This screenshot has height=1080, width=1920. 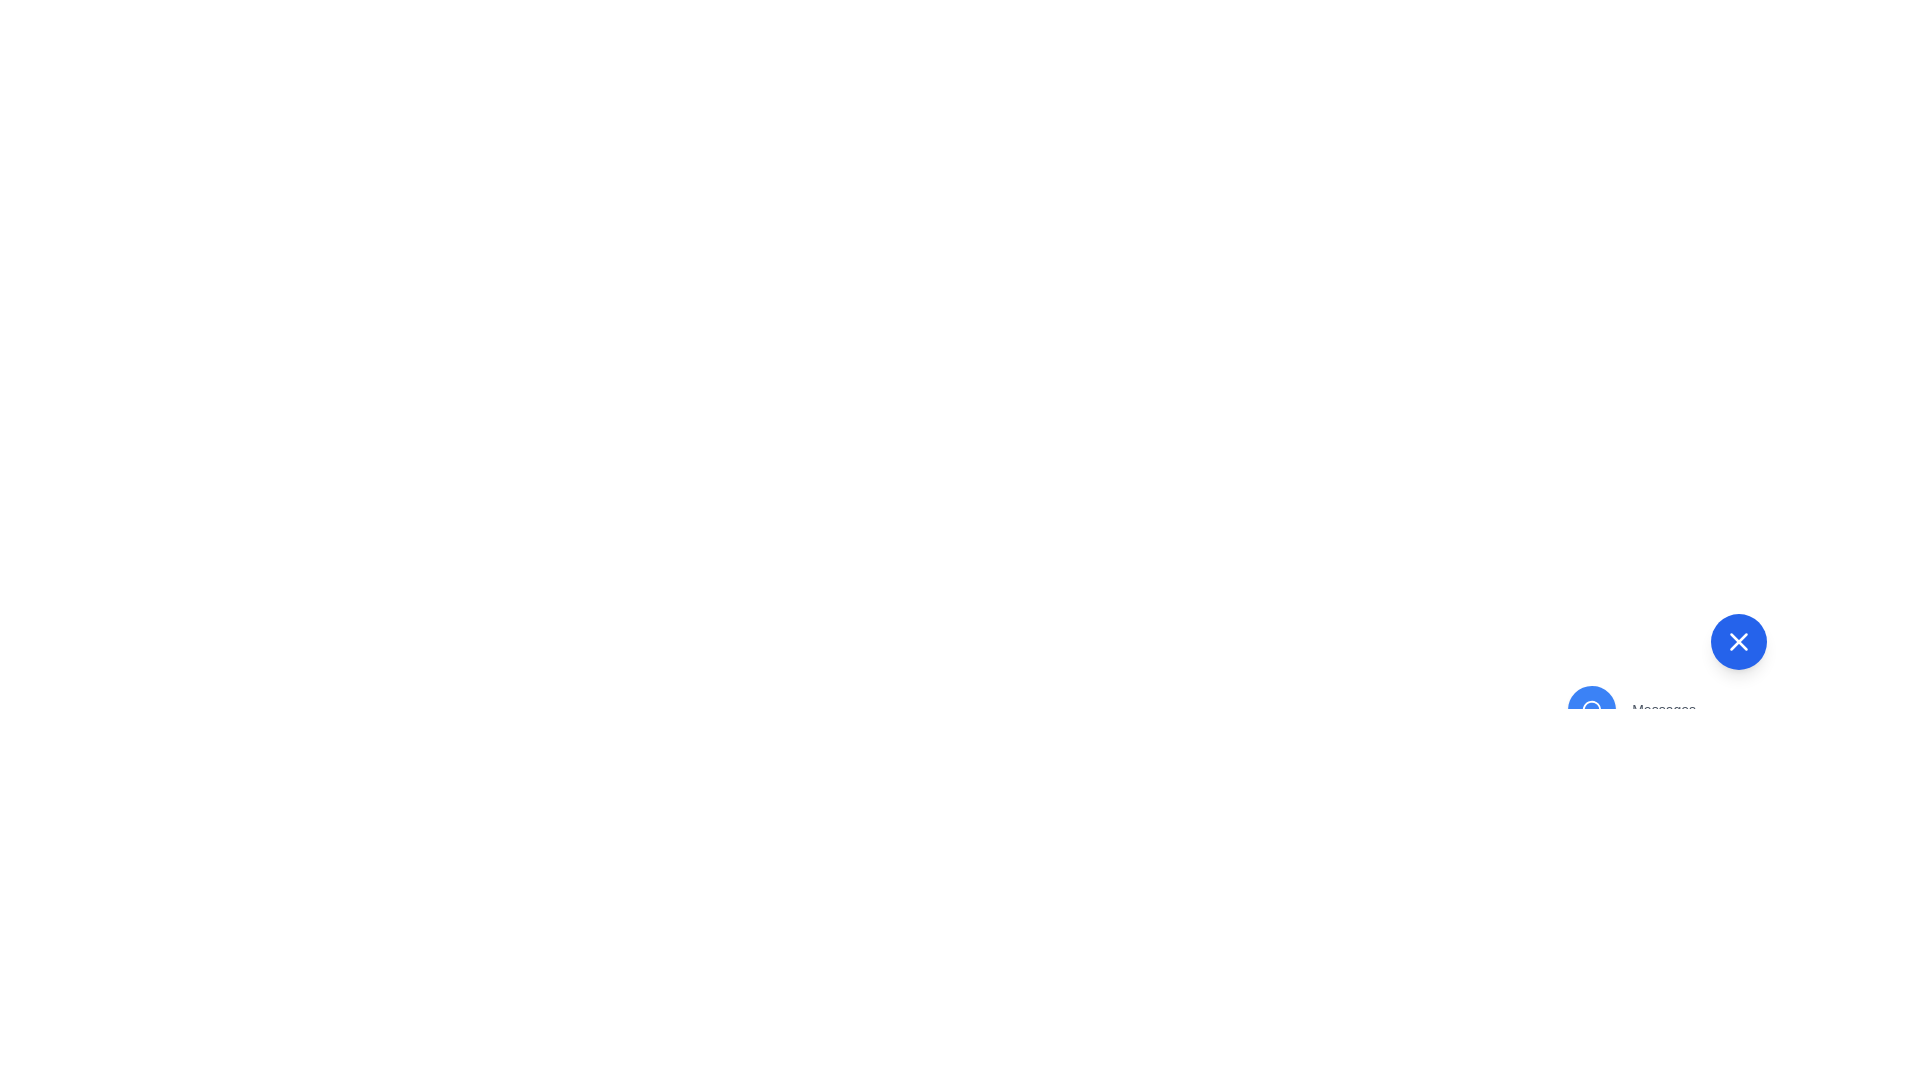 What do you see at coordinates (1737, 641) in the screenshot?
I see `floating action button to toggle the visibility of the speed dial menu` at bounding box center [1737, 641].